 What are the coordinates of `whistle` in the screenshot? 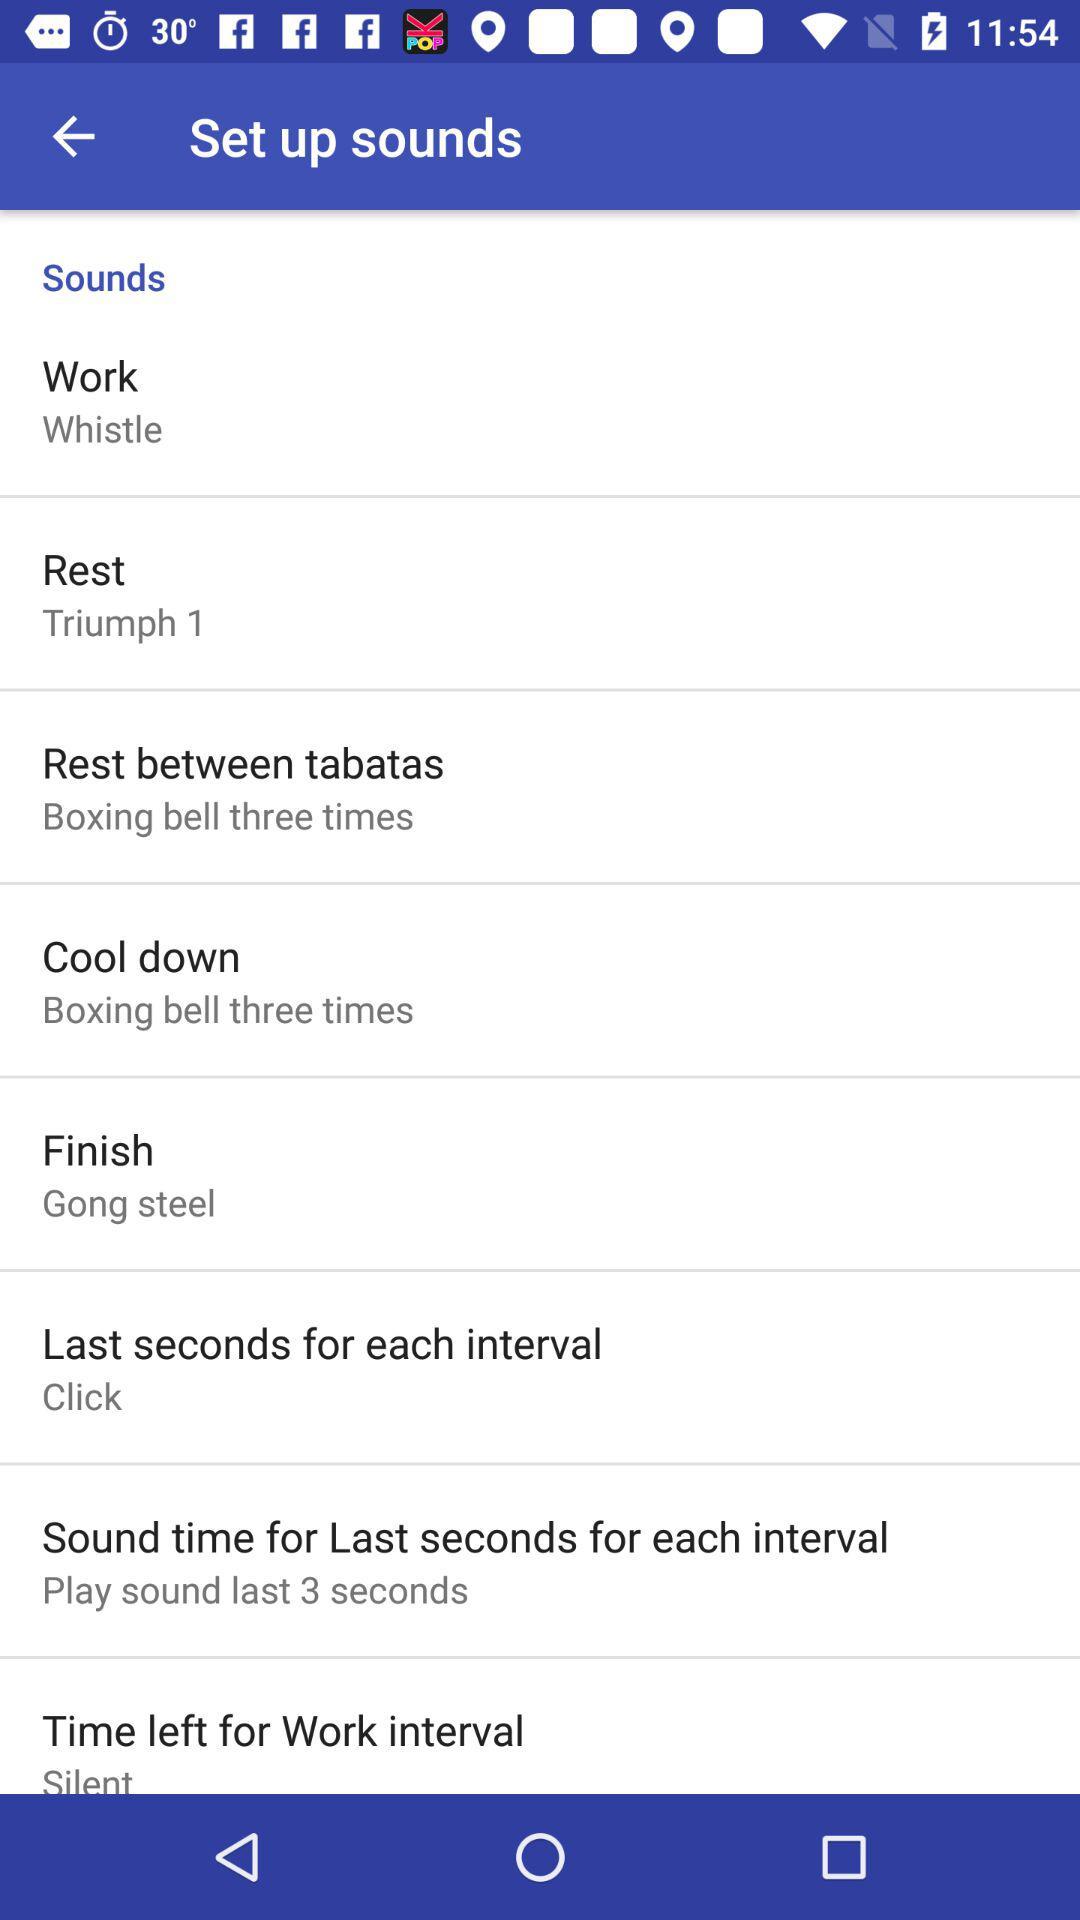 It's located at (102, 427).